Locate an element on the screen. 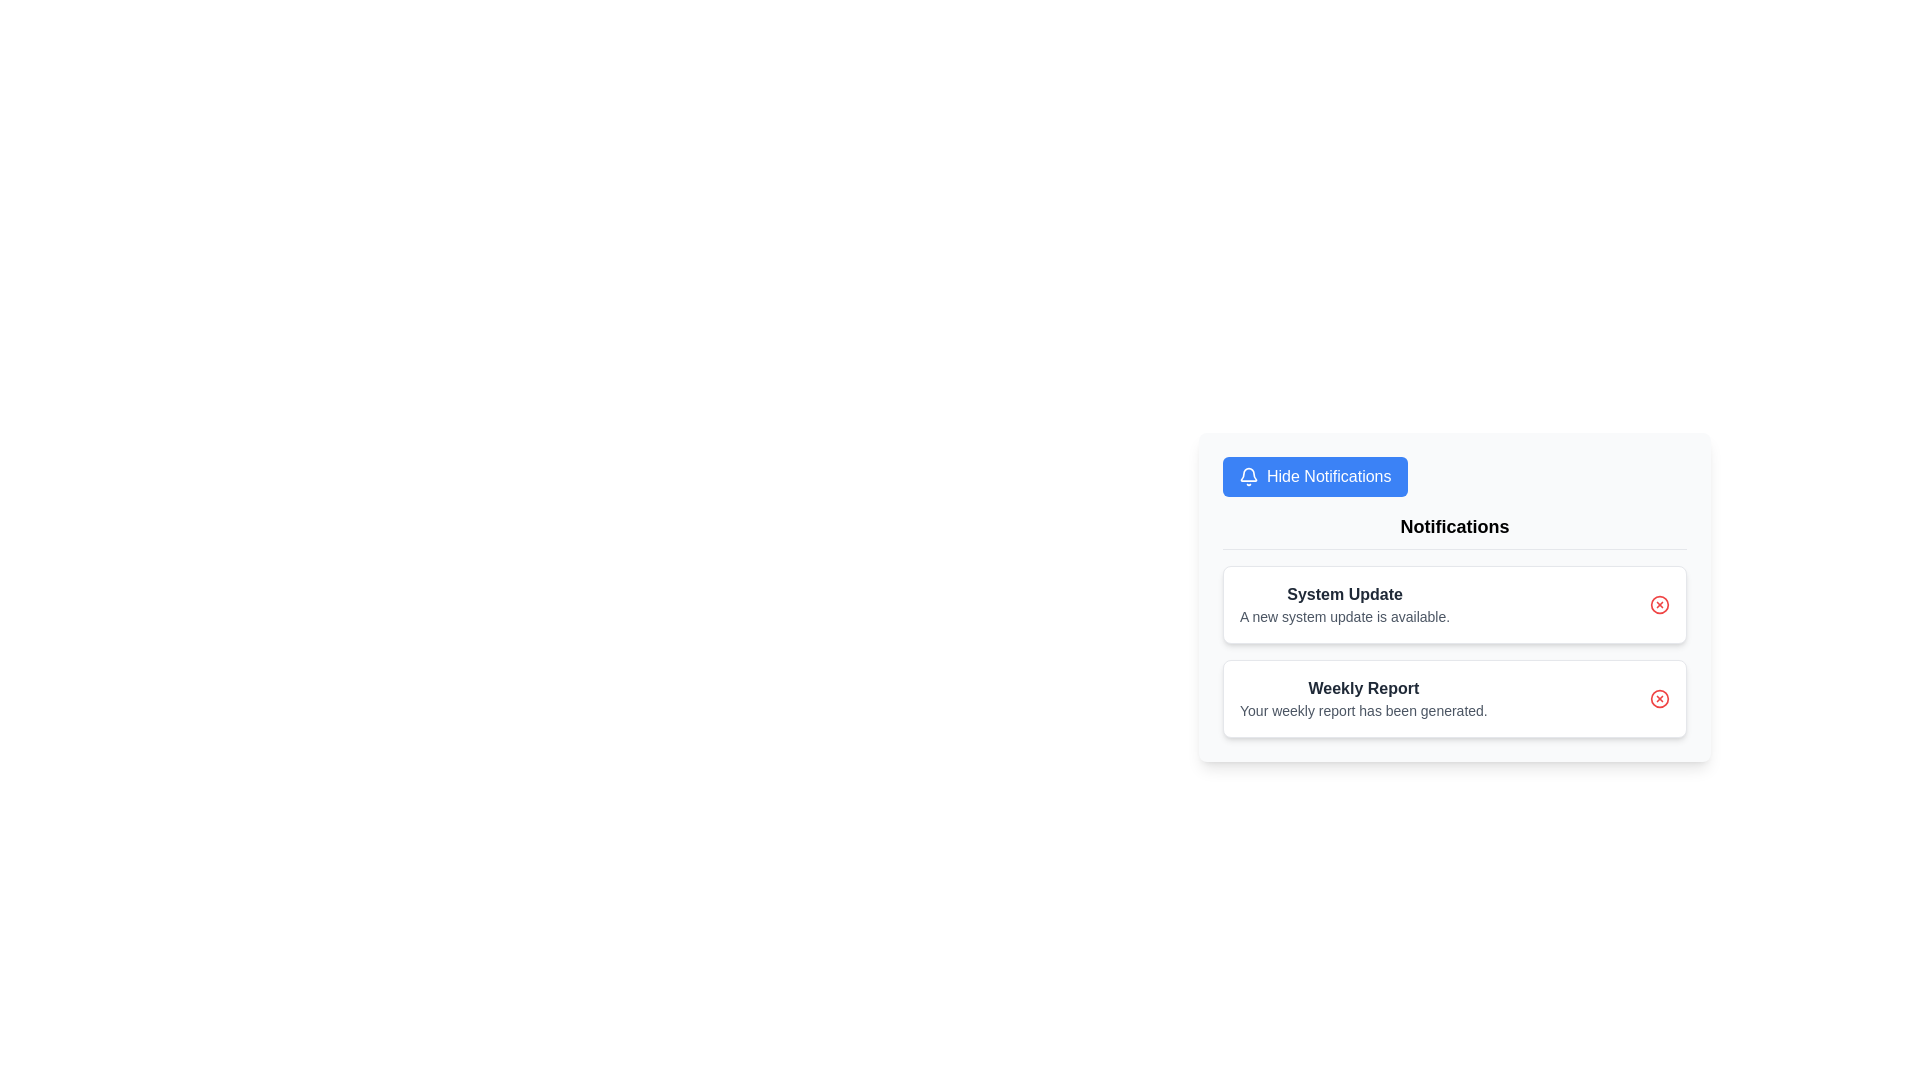  details of the top notification entry in the white rectangular card that informs the user about a new system update is located at coordinates (1454, 604).